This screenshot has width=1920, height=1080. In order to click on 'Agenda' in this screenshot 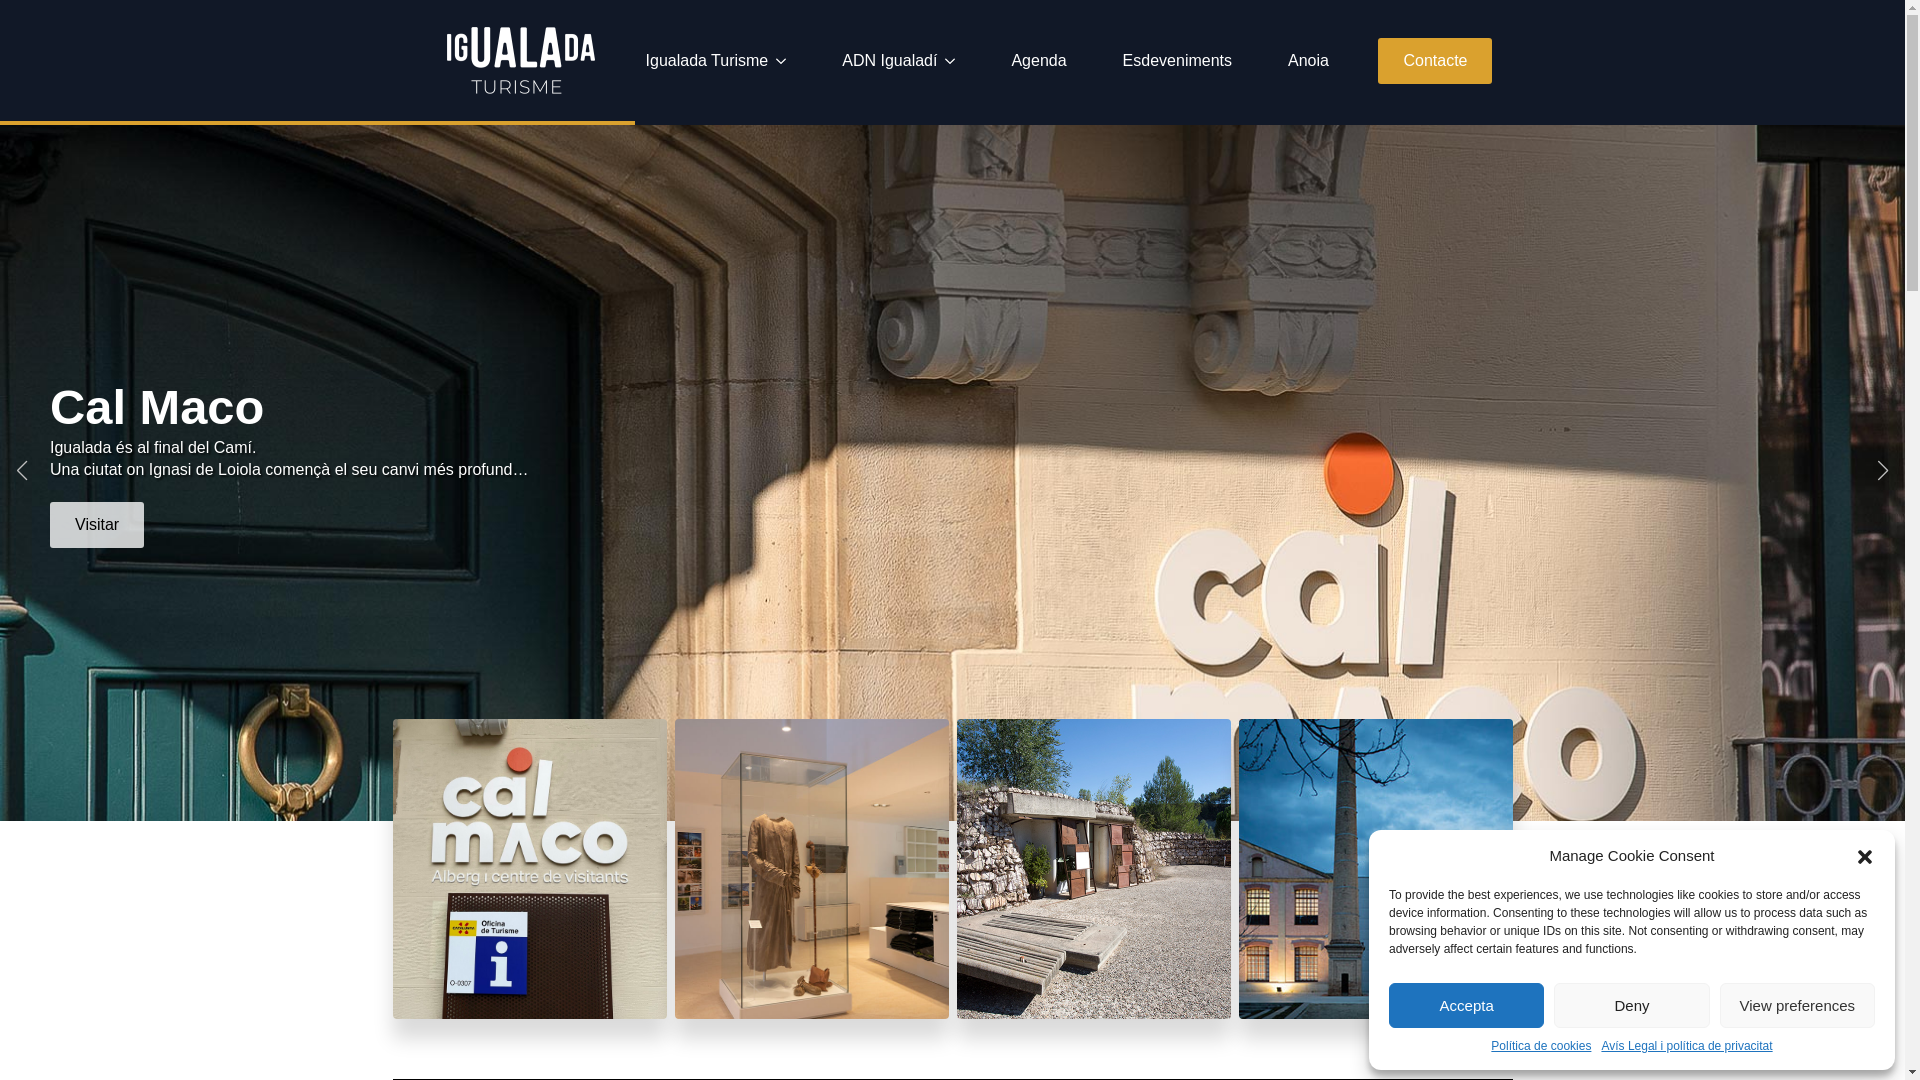, I will do `click(994, 59)`.